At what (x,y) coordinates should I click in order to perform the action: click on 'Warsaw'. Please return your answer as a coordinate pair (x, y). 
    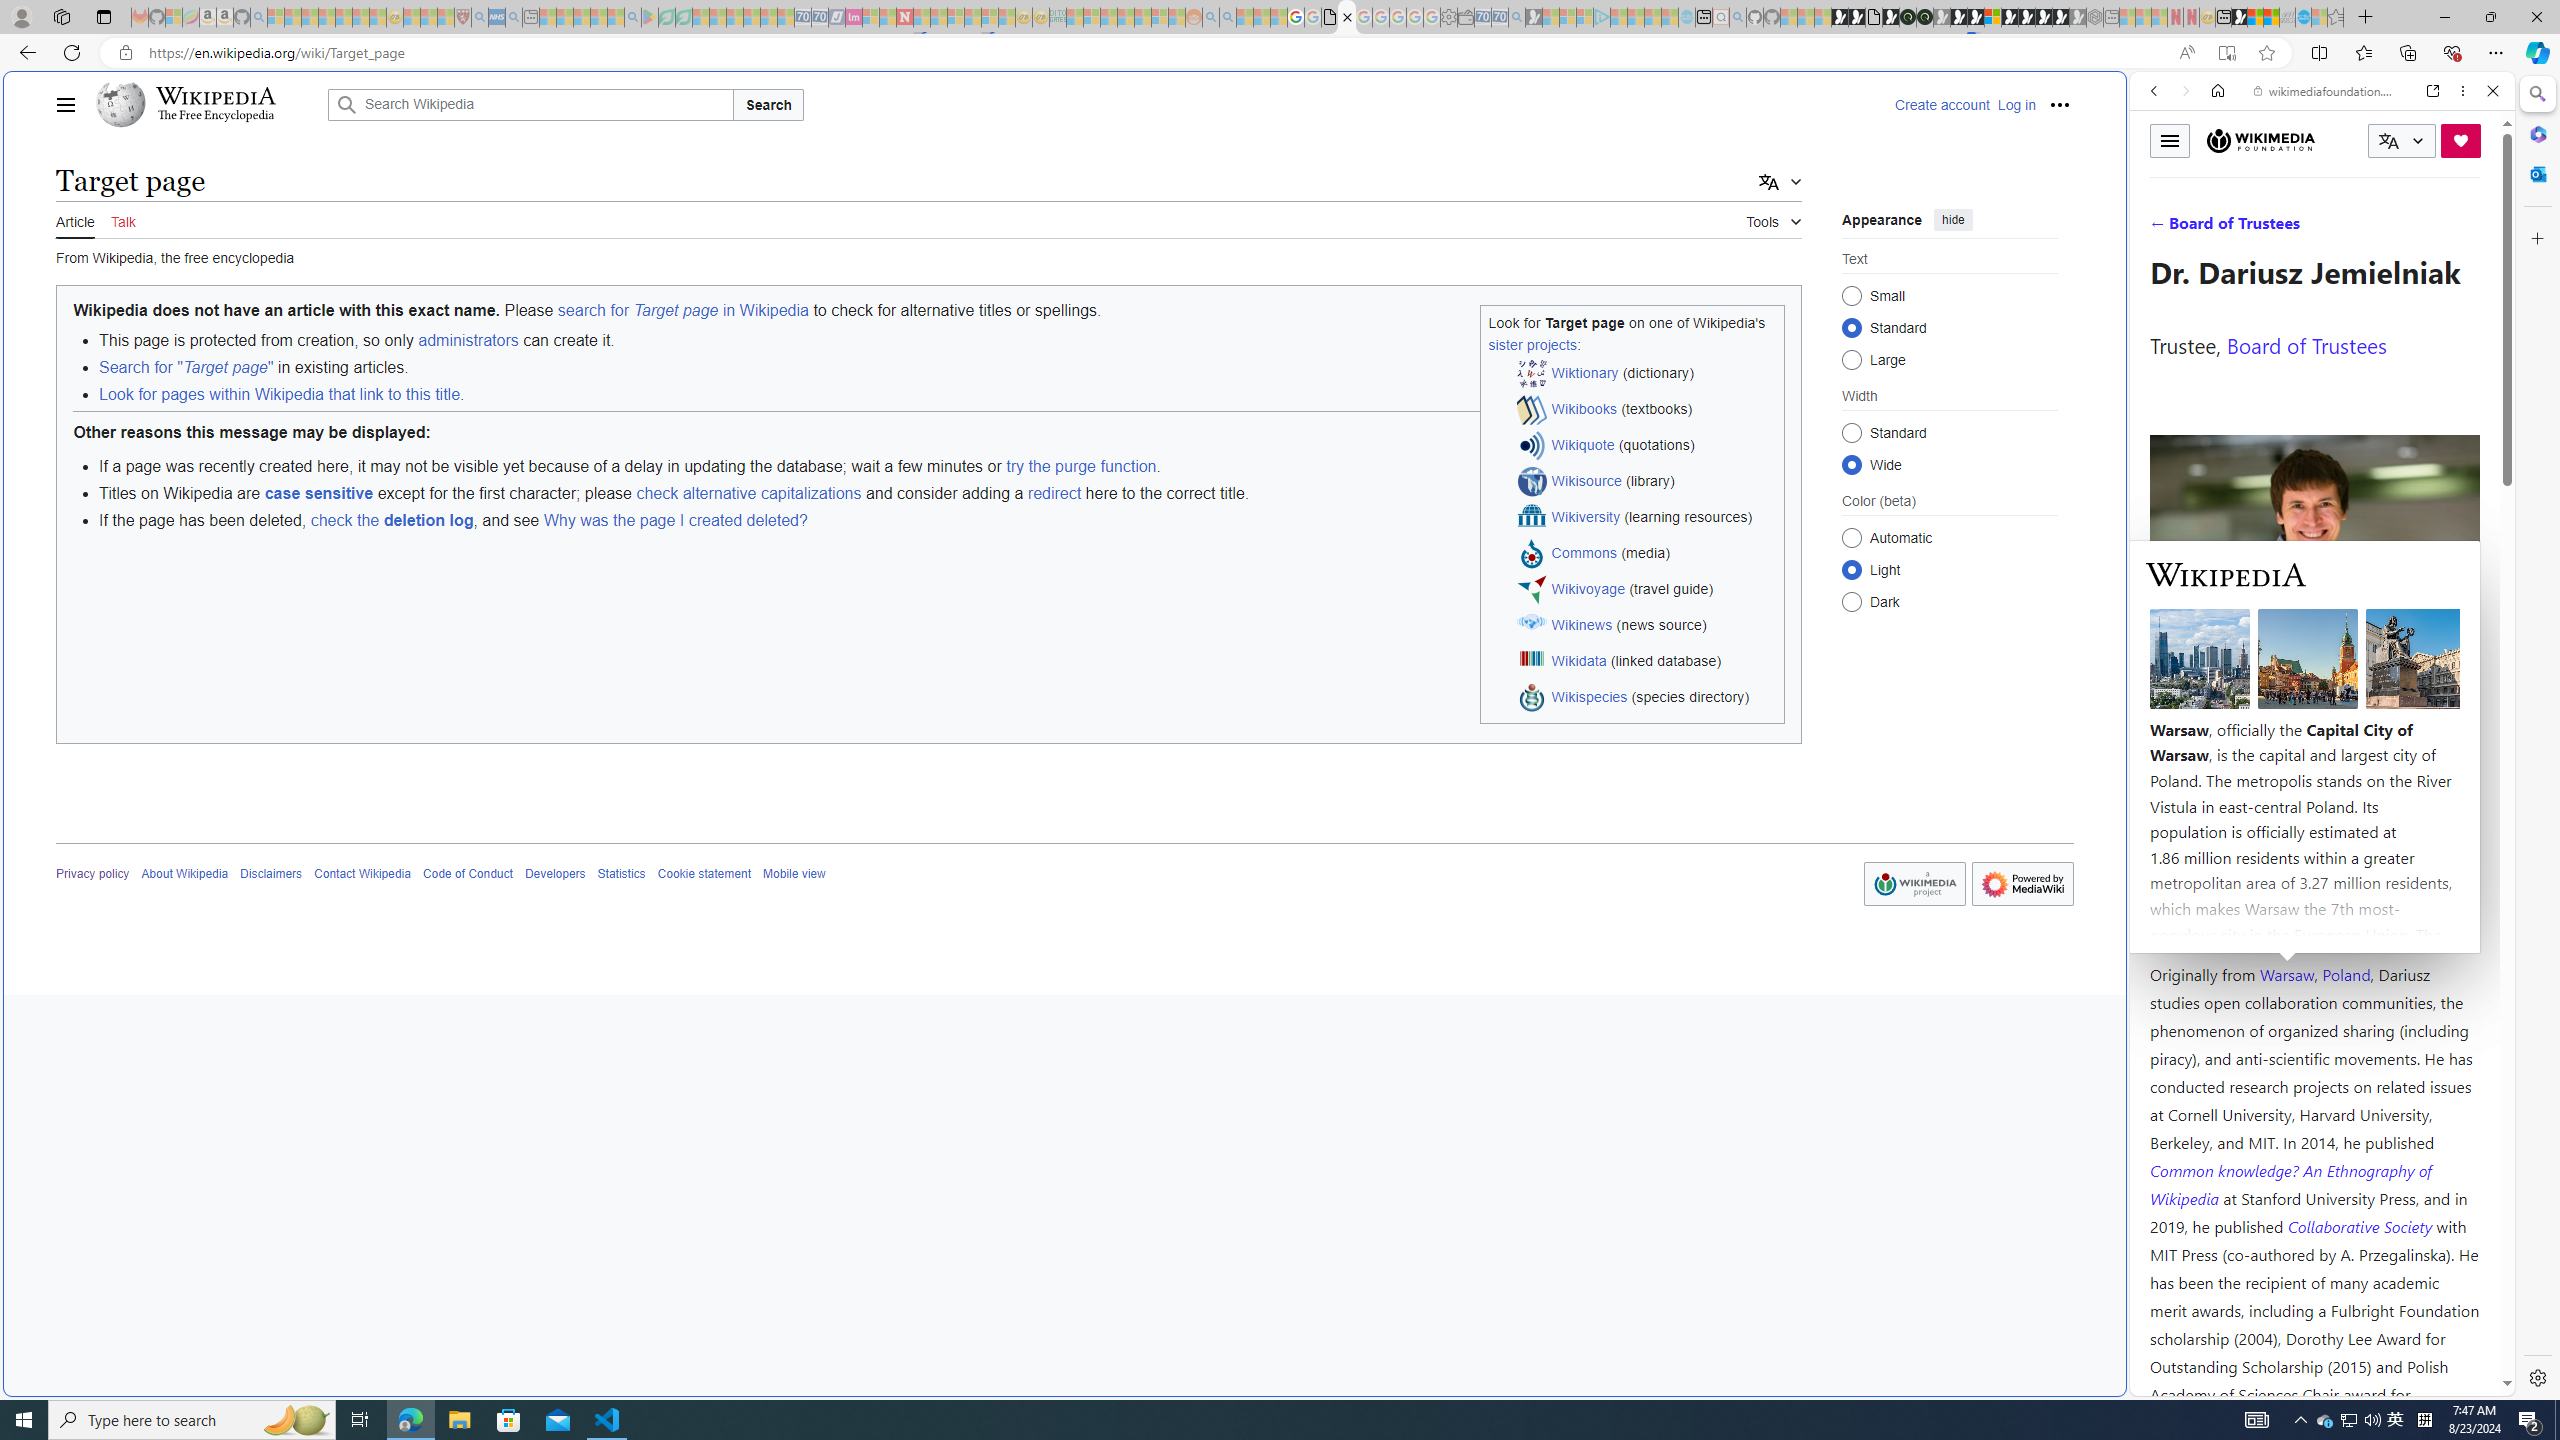
    Looking at the image, I should click on (2286, 973).